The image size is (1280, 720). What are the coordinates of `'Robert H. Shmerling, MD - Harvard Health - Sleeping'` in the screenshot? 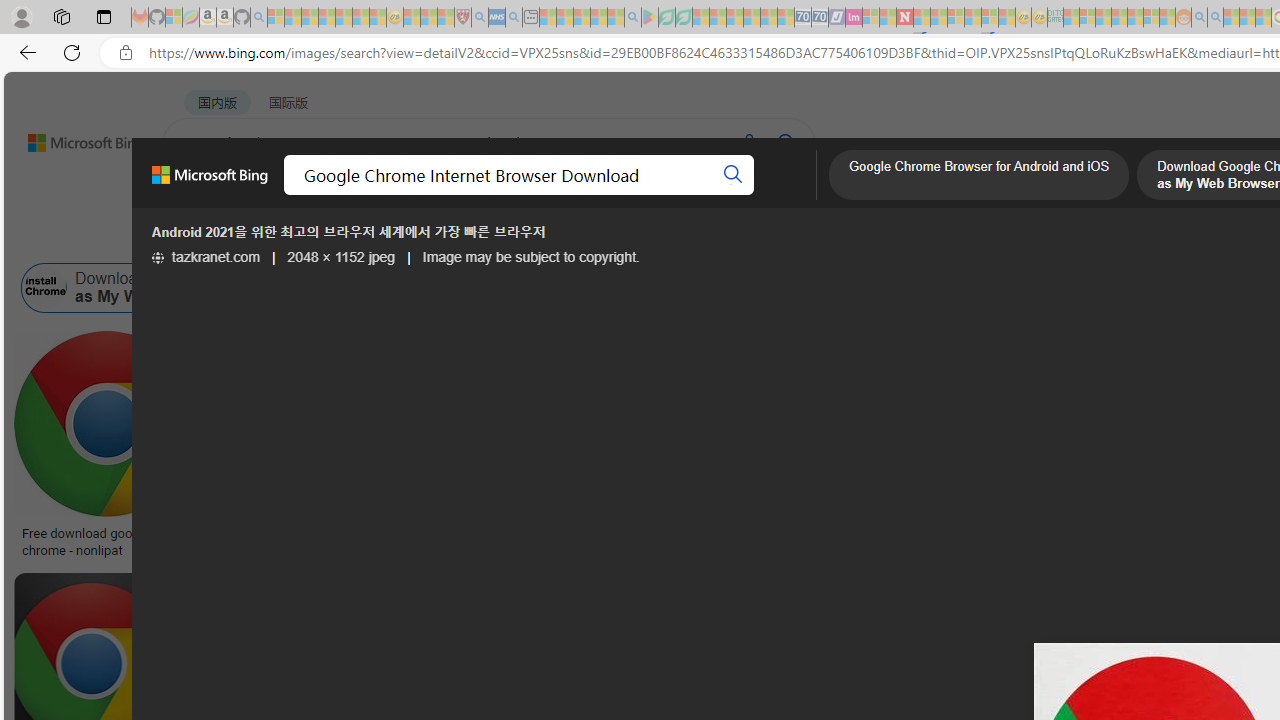 It's located at (461, 17).